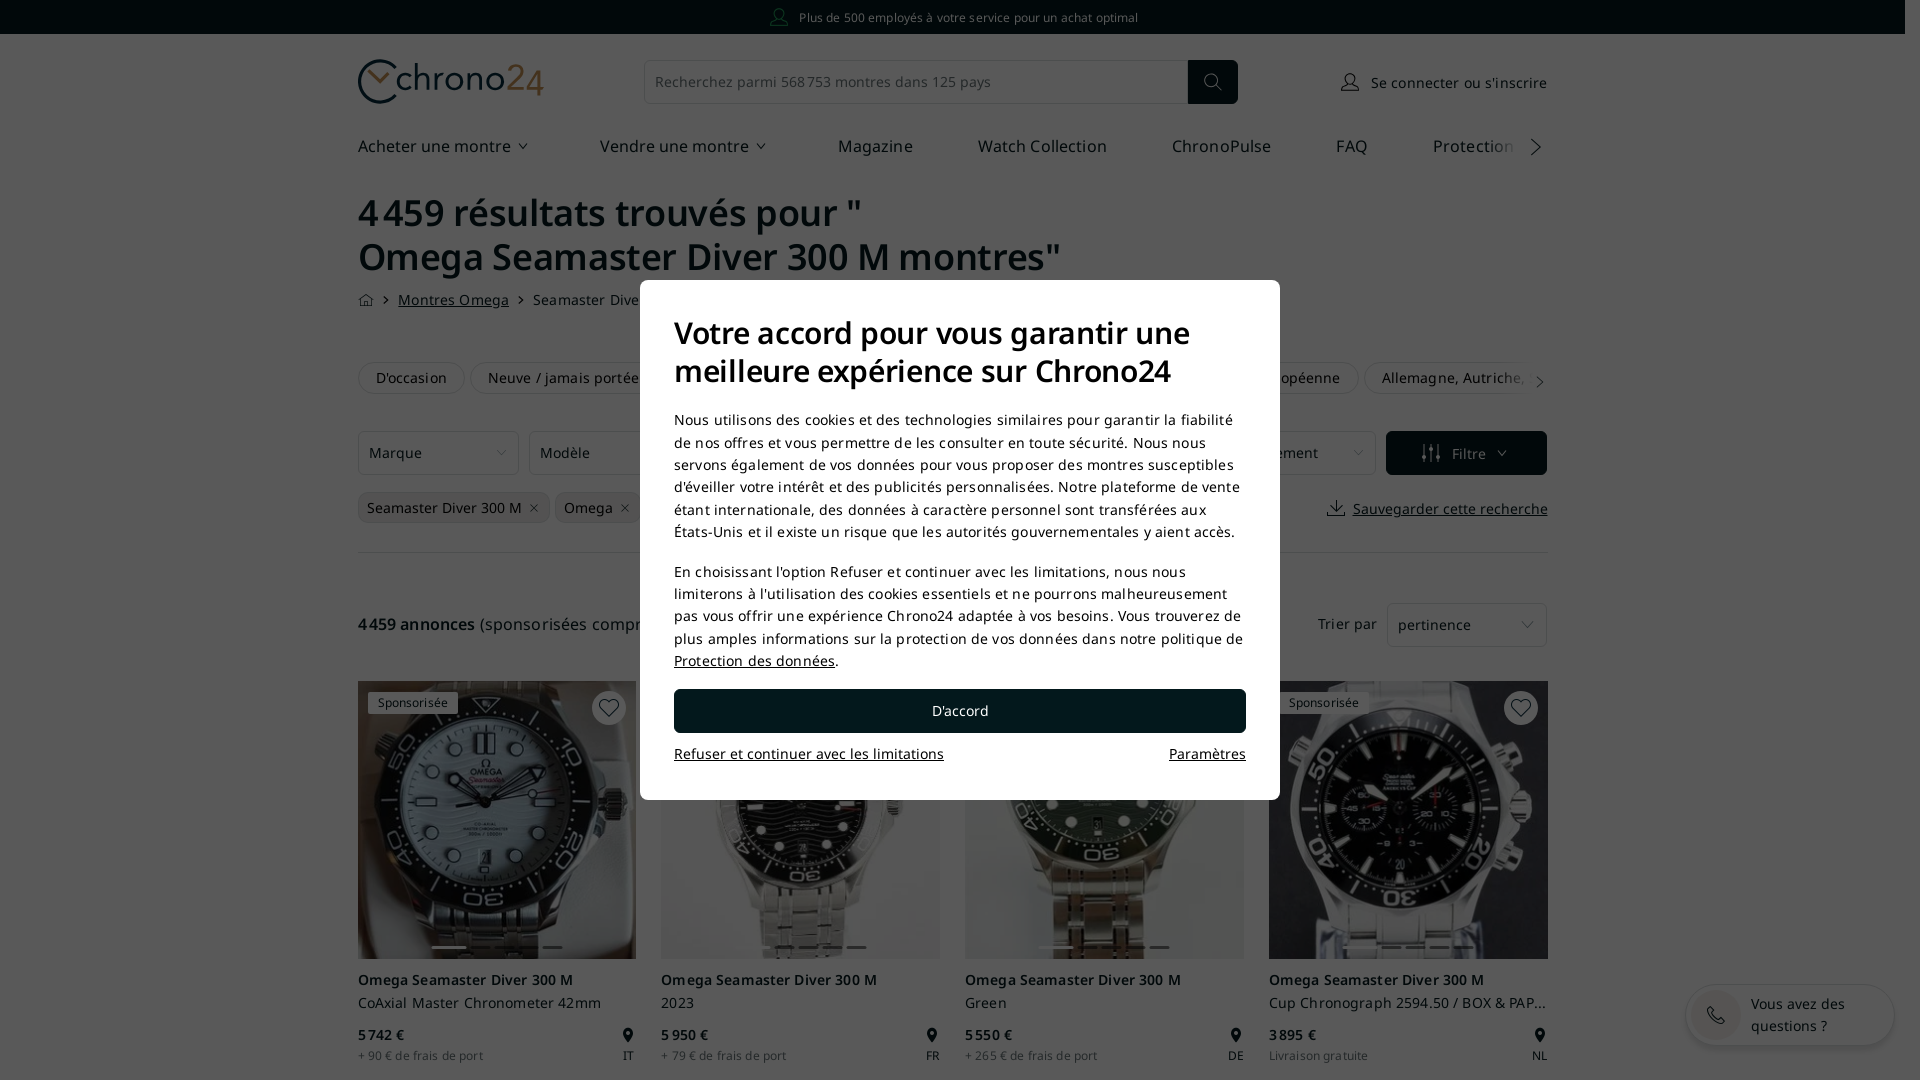 The height and width of the screenshot is (1080, 1920). Describe the element at coordinates (627, 1043) in the screenshot. I see `'IT'` at that location.